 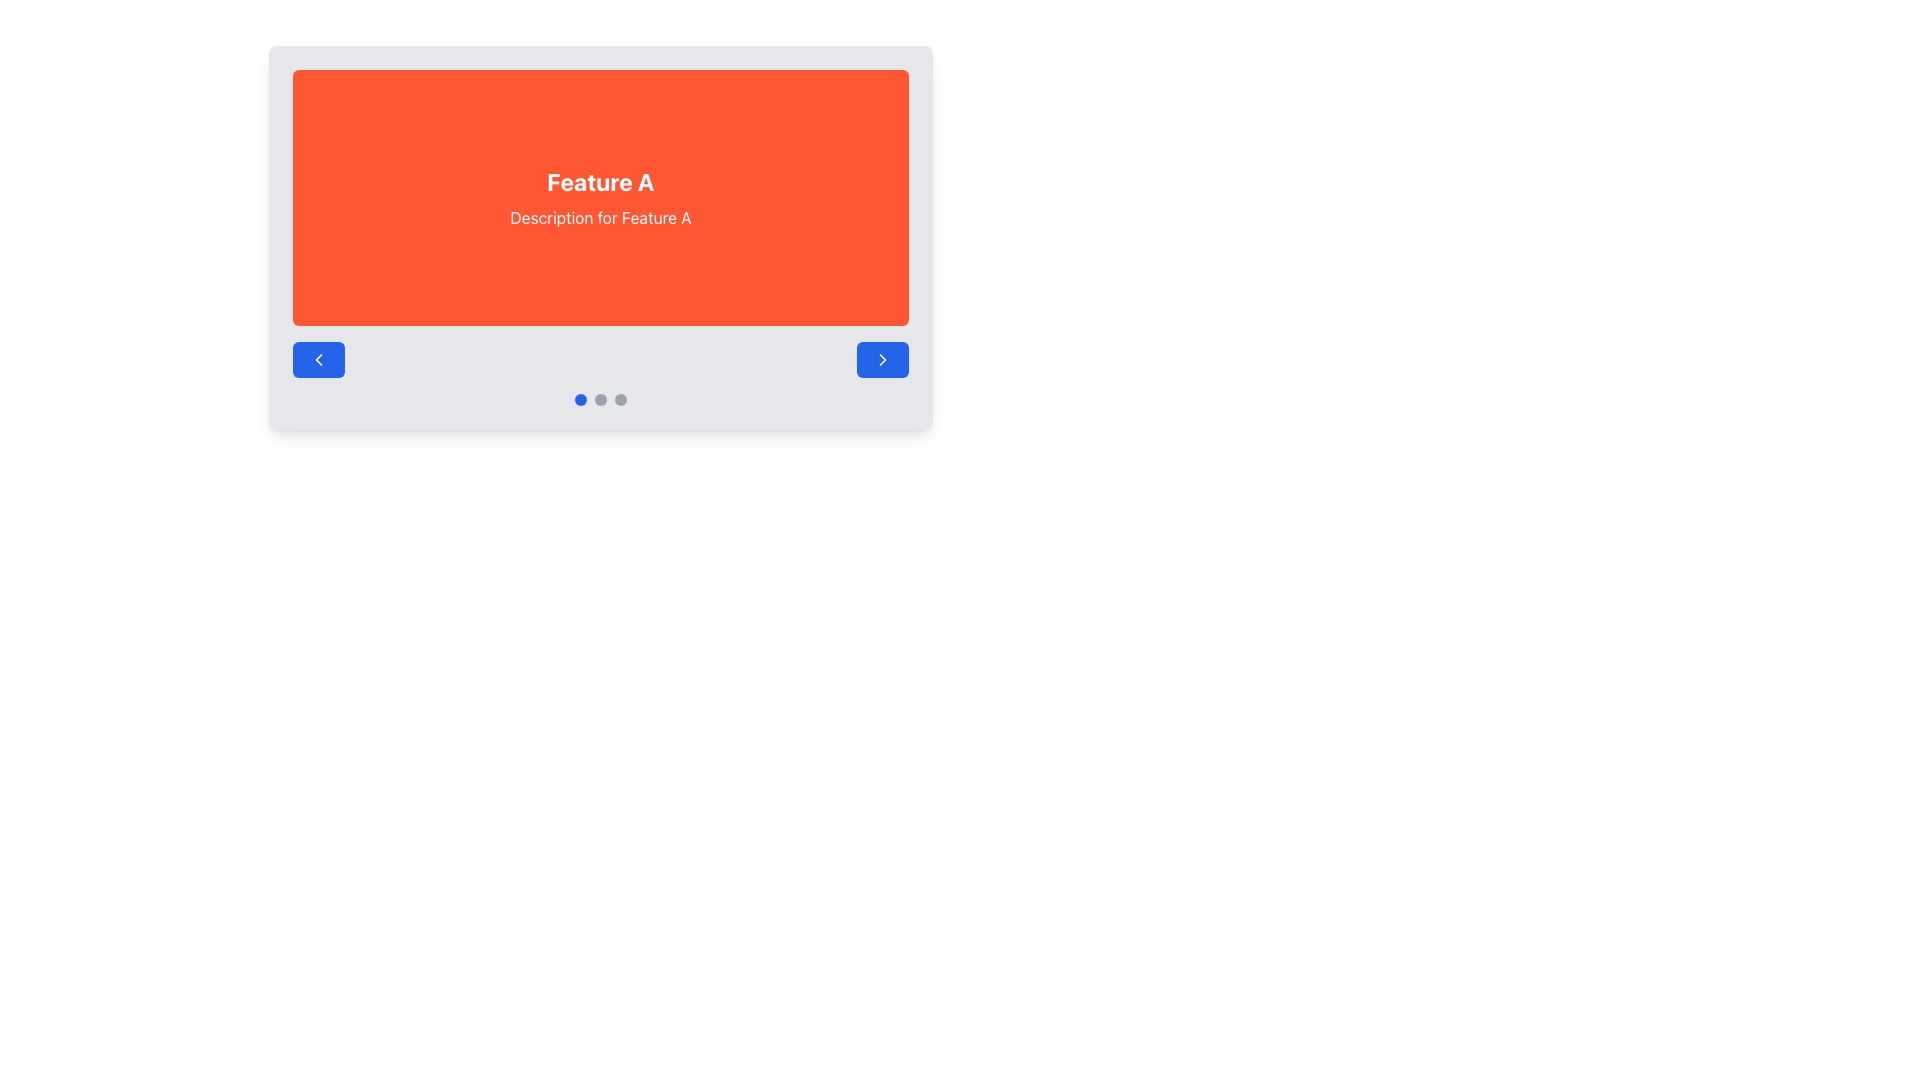 What do you see at coordinates (619, 400) in the screenshot?
I see `the small gray circular indicator, which is the last in a group of three indicators located below the main content area` at bounding box center [619, 400].